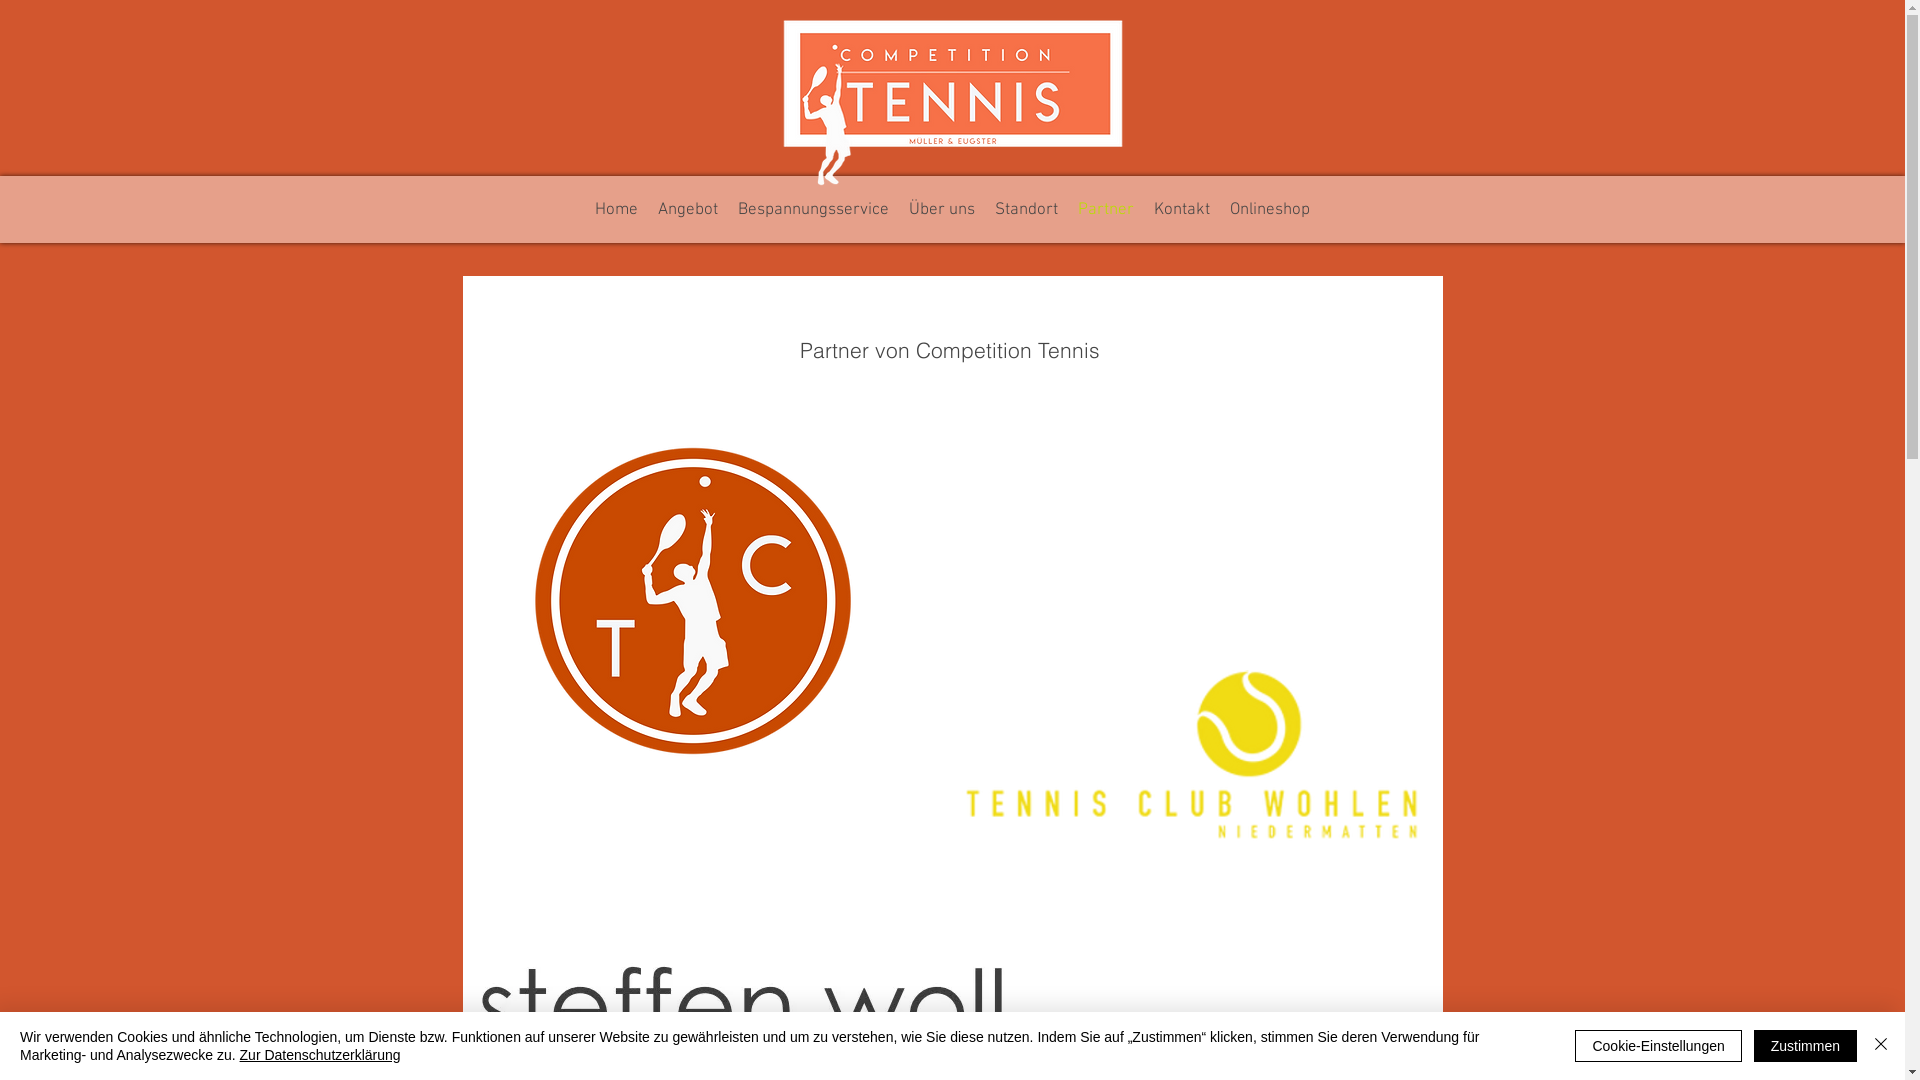  What do you see at coordinates (727, 209) in the screenshot?
I see `'Bespannungsservice'` at bounding box center [727, 209].